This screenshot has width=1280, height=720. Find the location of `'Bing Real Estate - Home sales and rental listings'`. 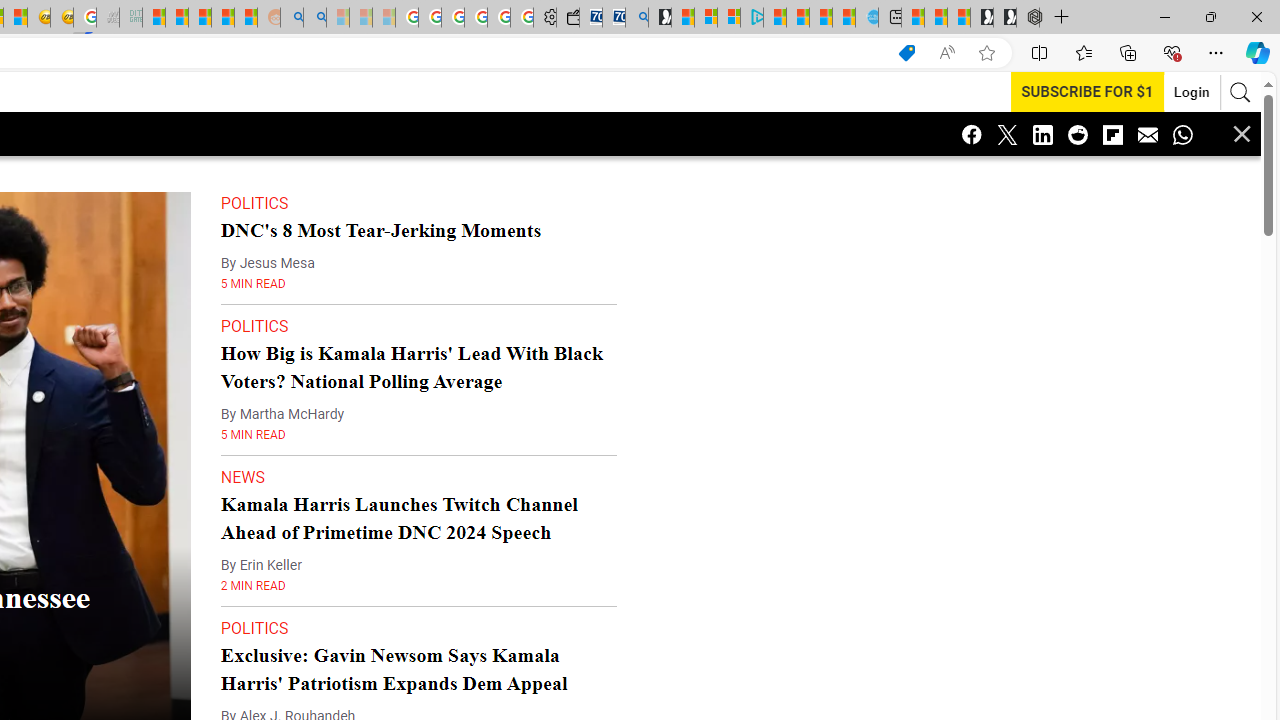

'Bing Real Estate - Home sales and rental listings' is located at coordinates (635, 17).